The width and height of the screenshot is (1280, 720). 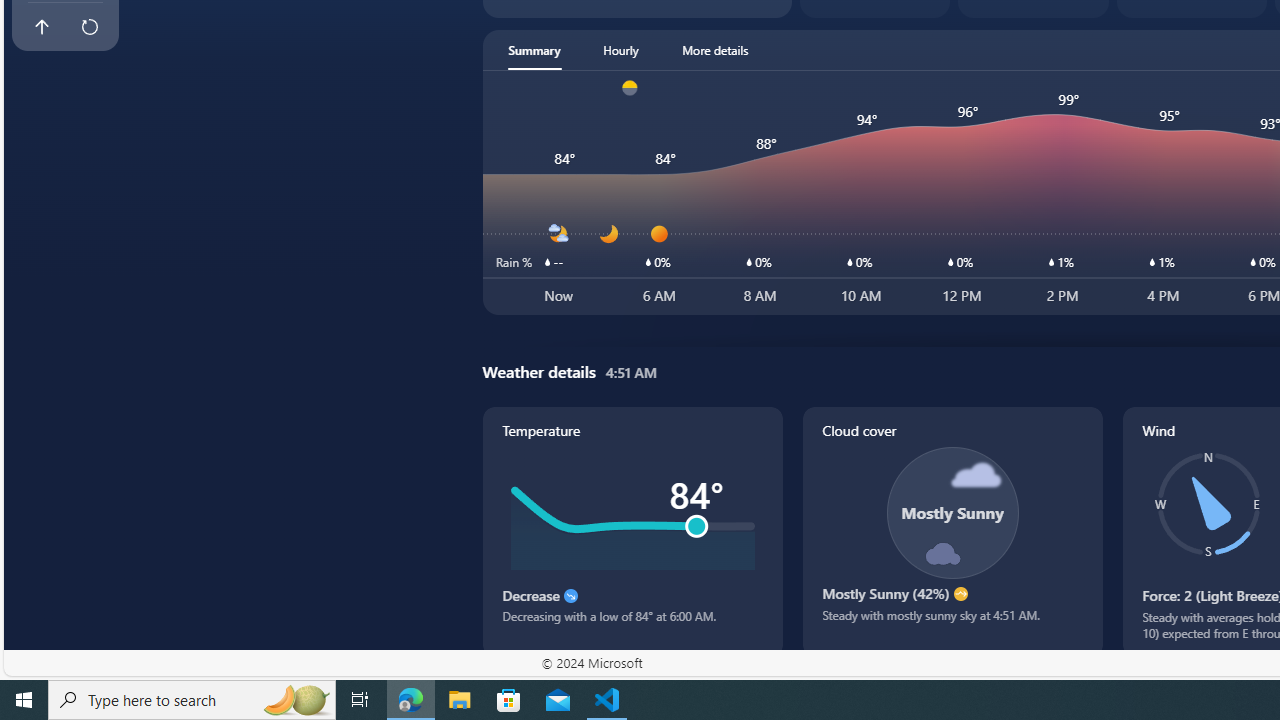 What do you see at coordinates (41, 27) in the screenshot?
I see `'Back to top'` at bounding box center [41, 27].